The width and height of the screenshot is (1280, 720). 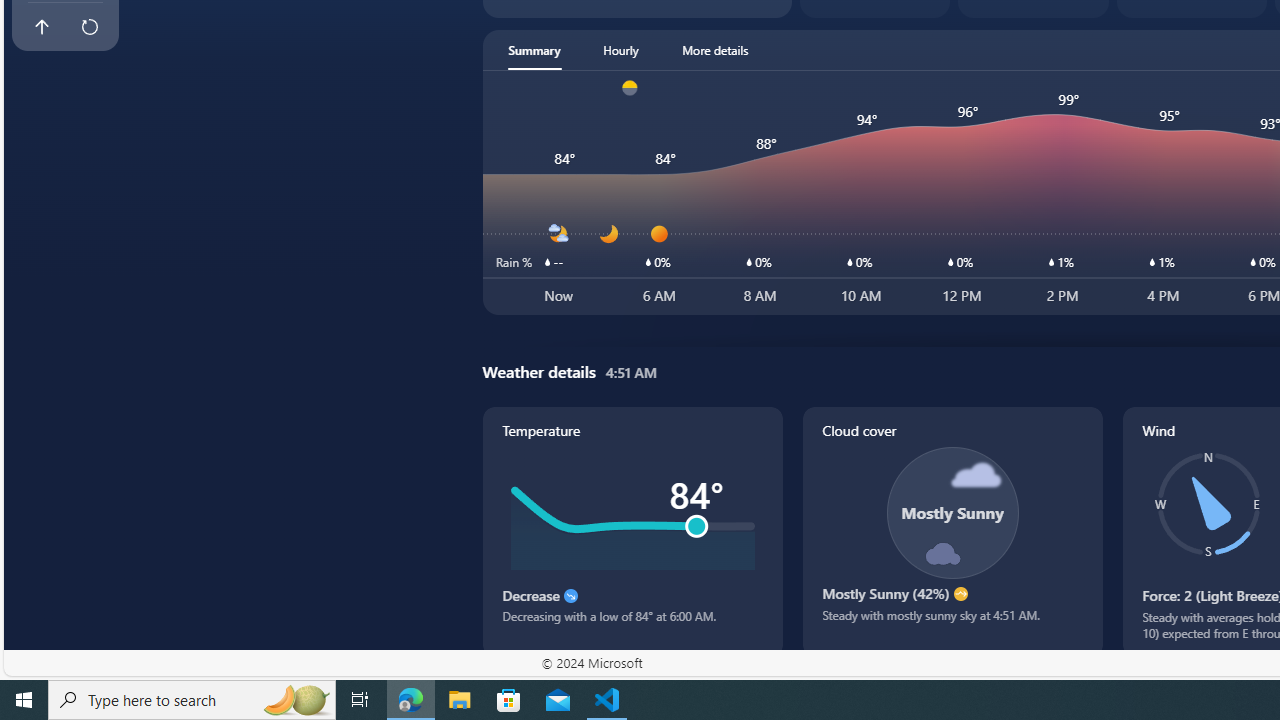 What do you see at coordinates (41, 27) in the screenshot?
I see `'Back to top'` at bounding box center [41, 27].